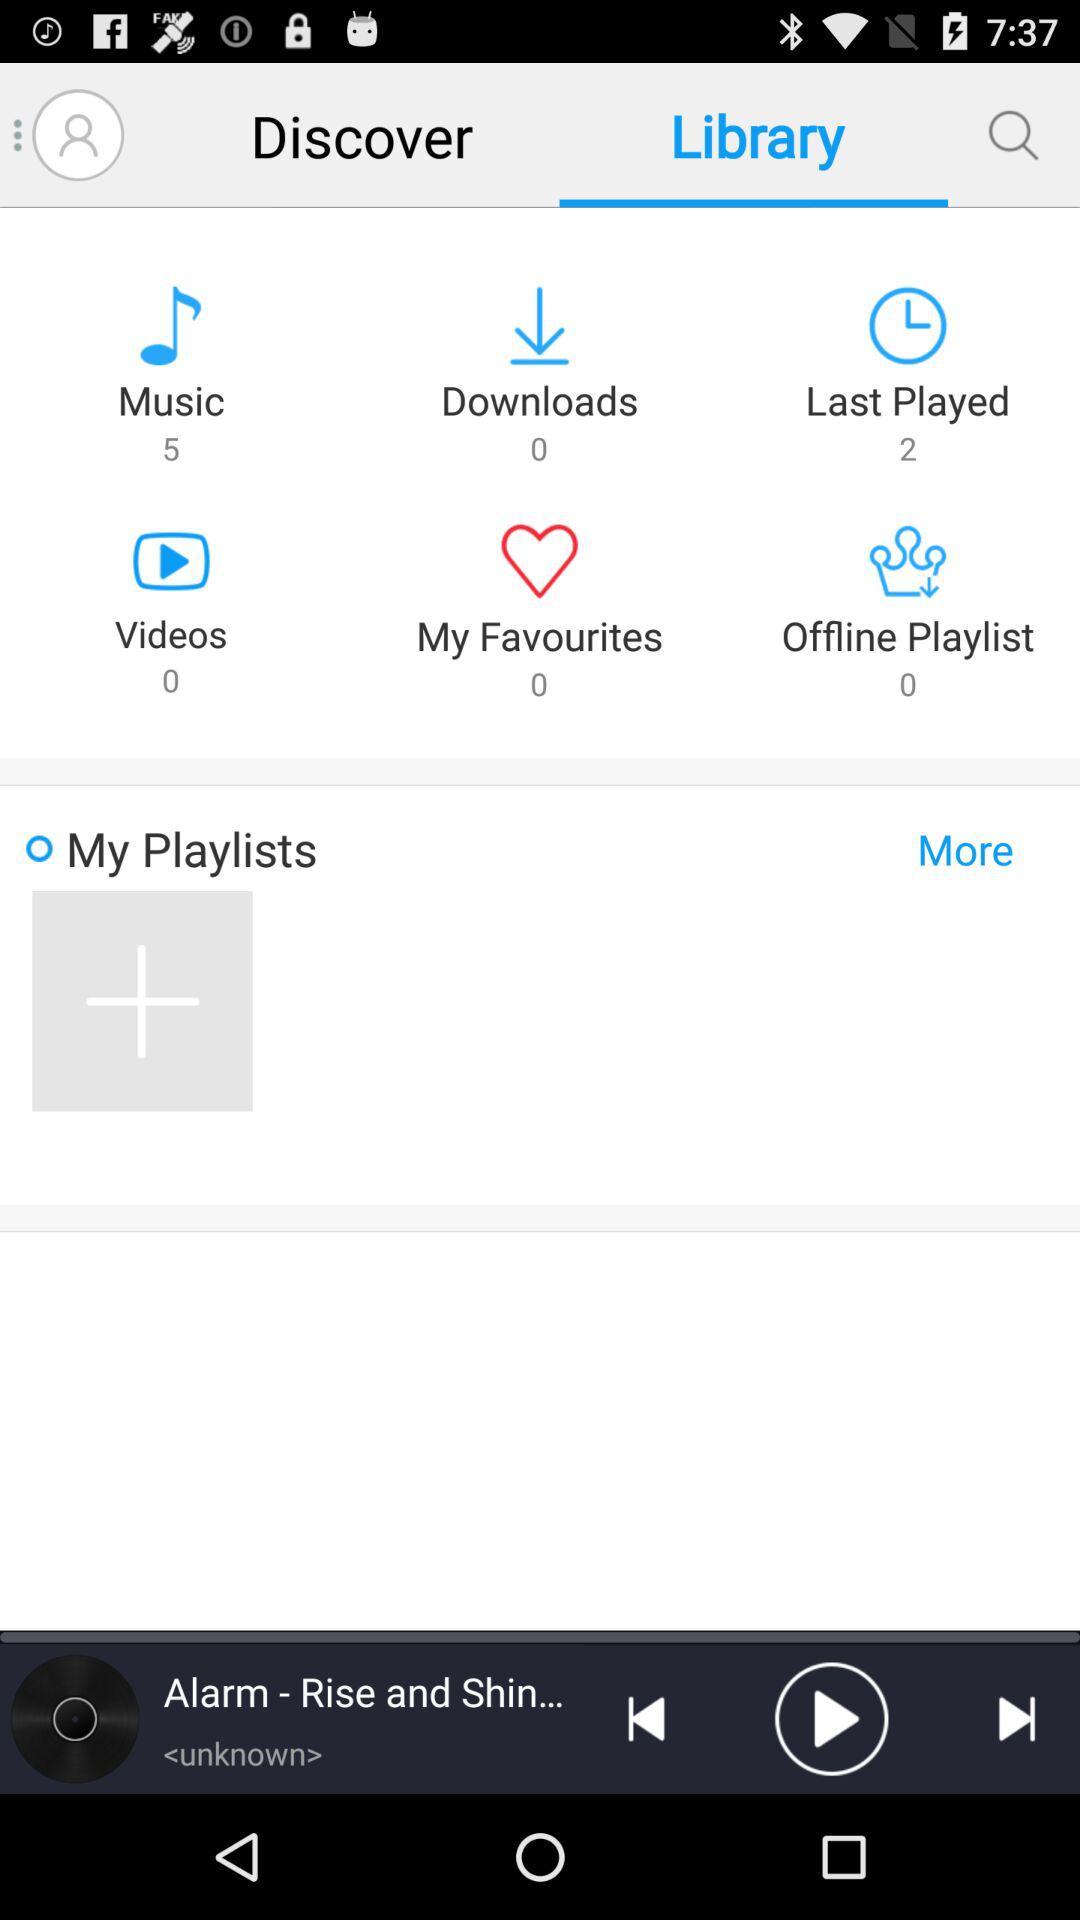  What do you see at coordinates (77, 134) in the screenshot?
I see `the app to the left of the discover` at bounding box center [77, 134].